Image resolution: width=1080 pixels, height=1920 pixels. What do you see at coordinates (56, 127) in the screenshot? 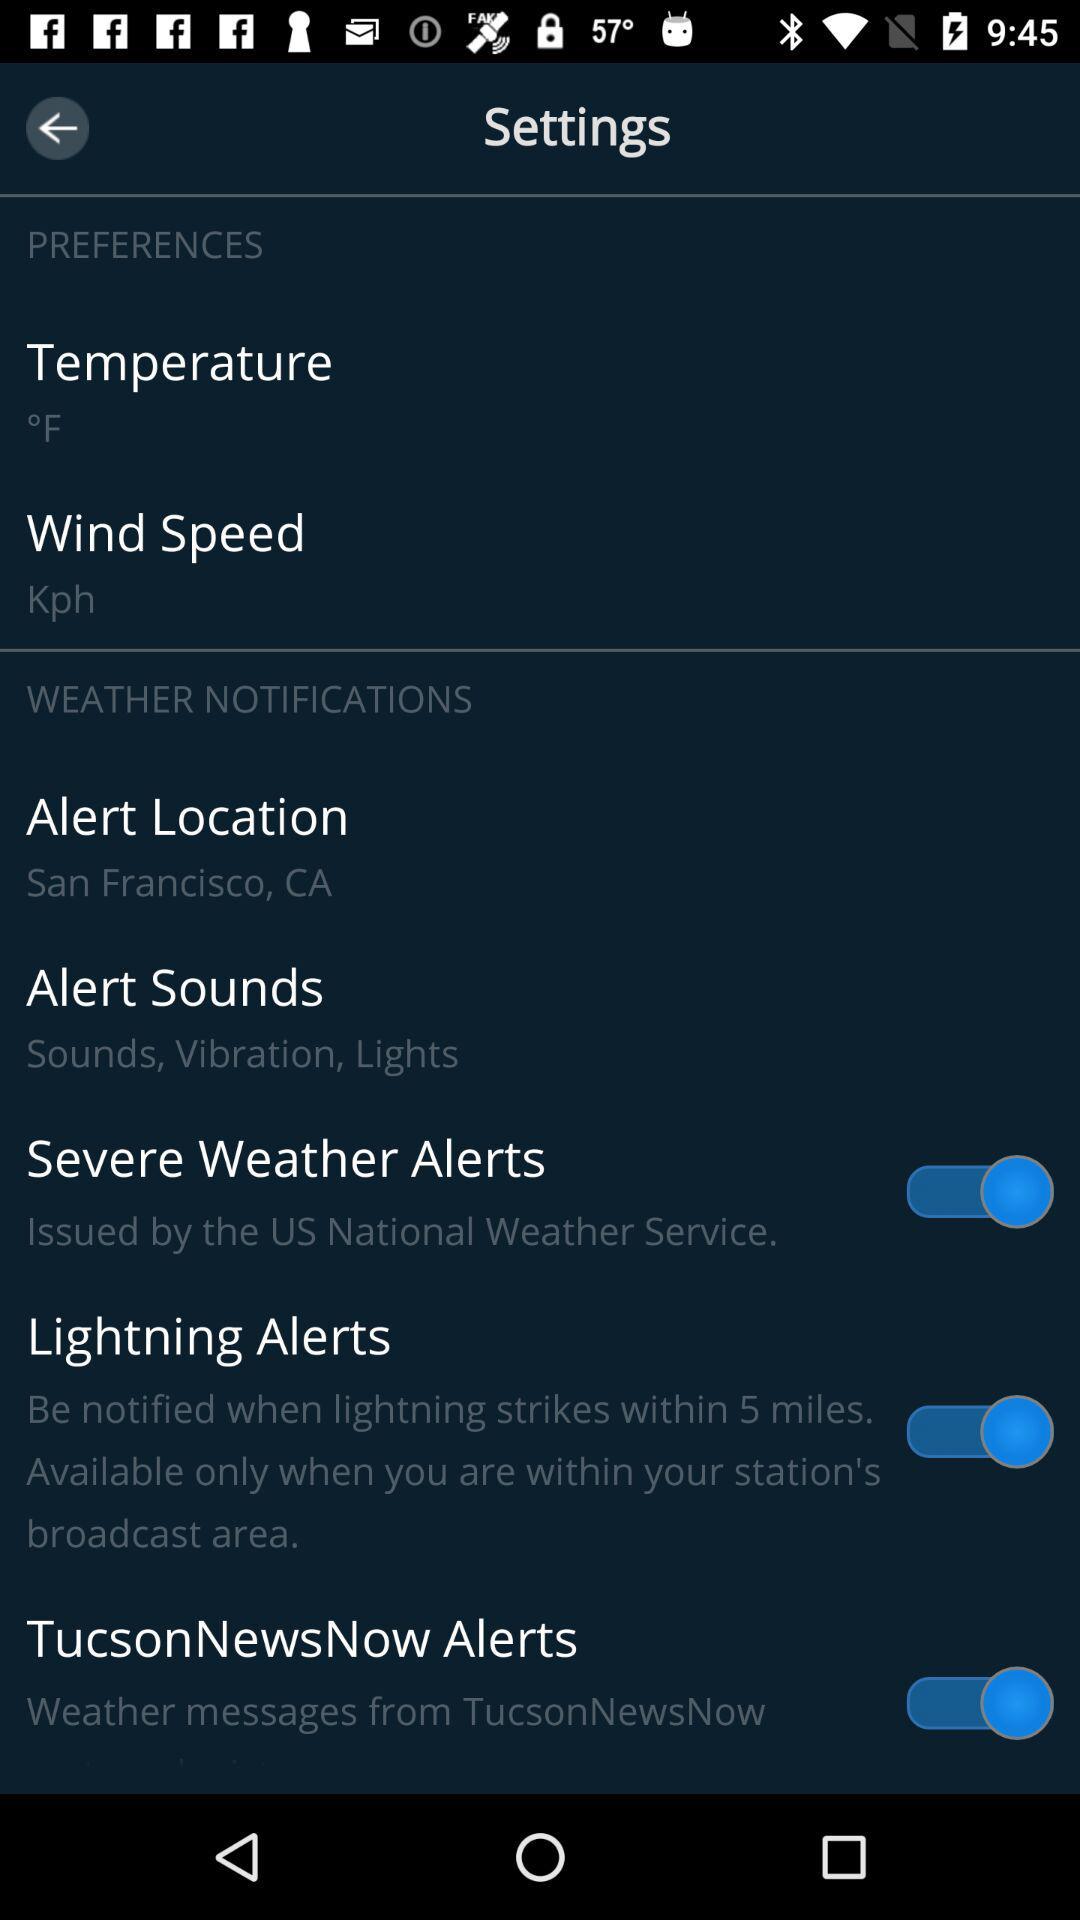
I see `the arrow_backward icon` at bounding box center [56, 127].